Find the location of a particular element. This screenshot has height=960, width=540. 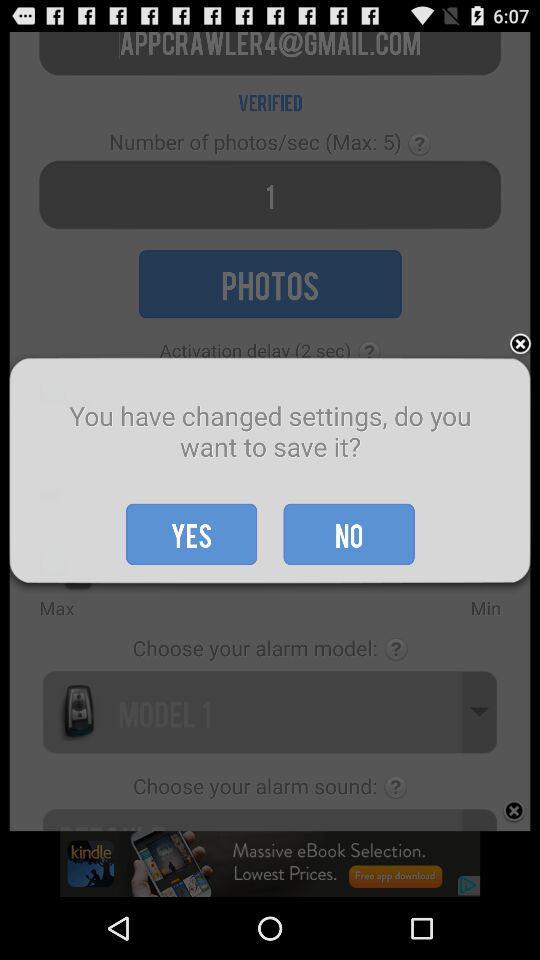

the item to the left of no item is located at coordinates (191, 533).